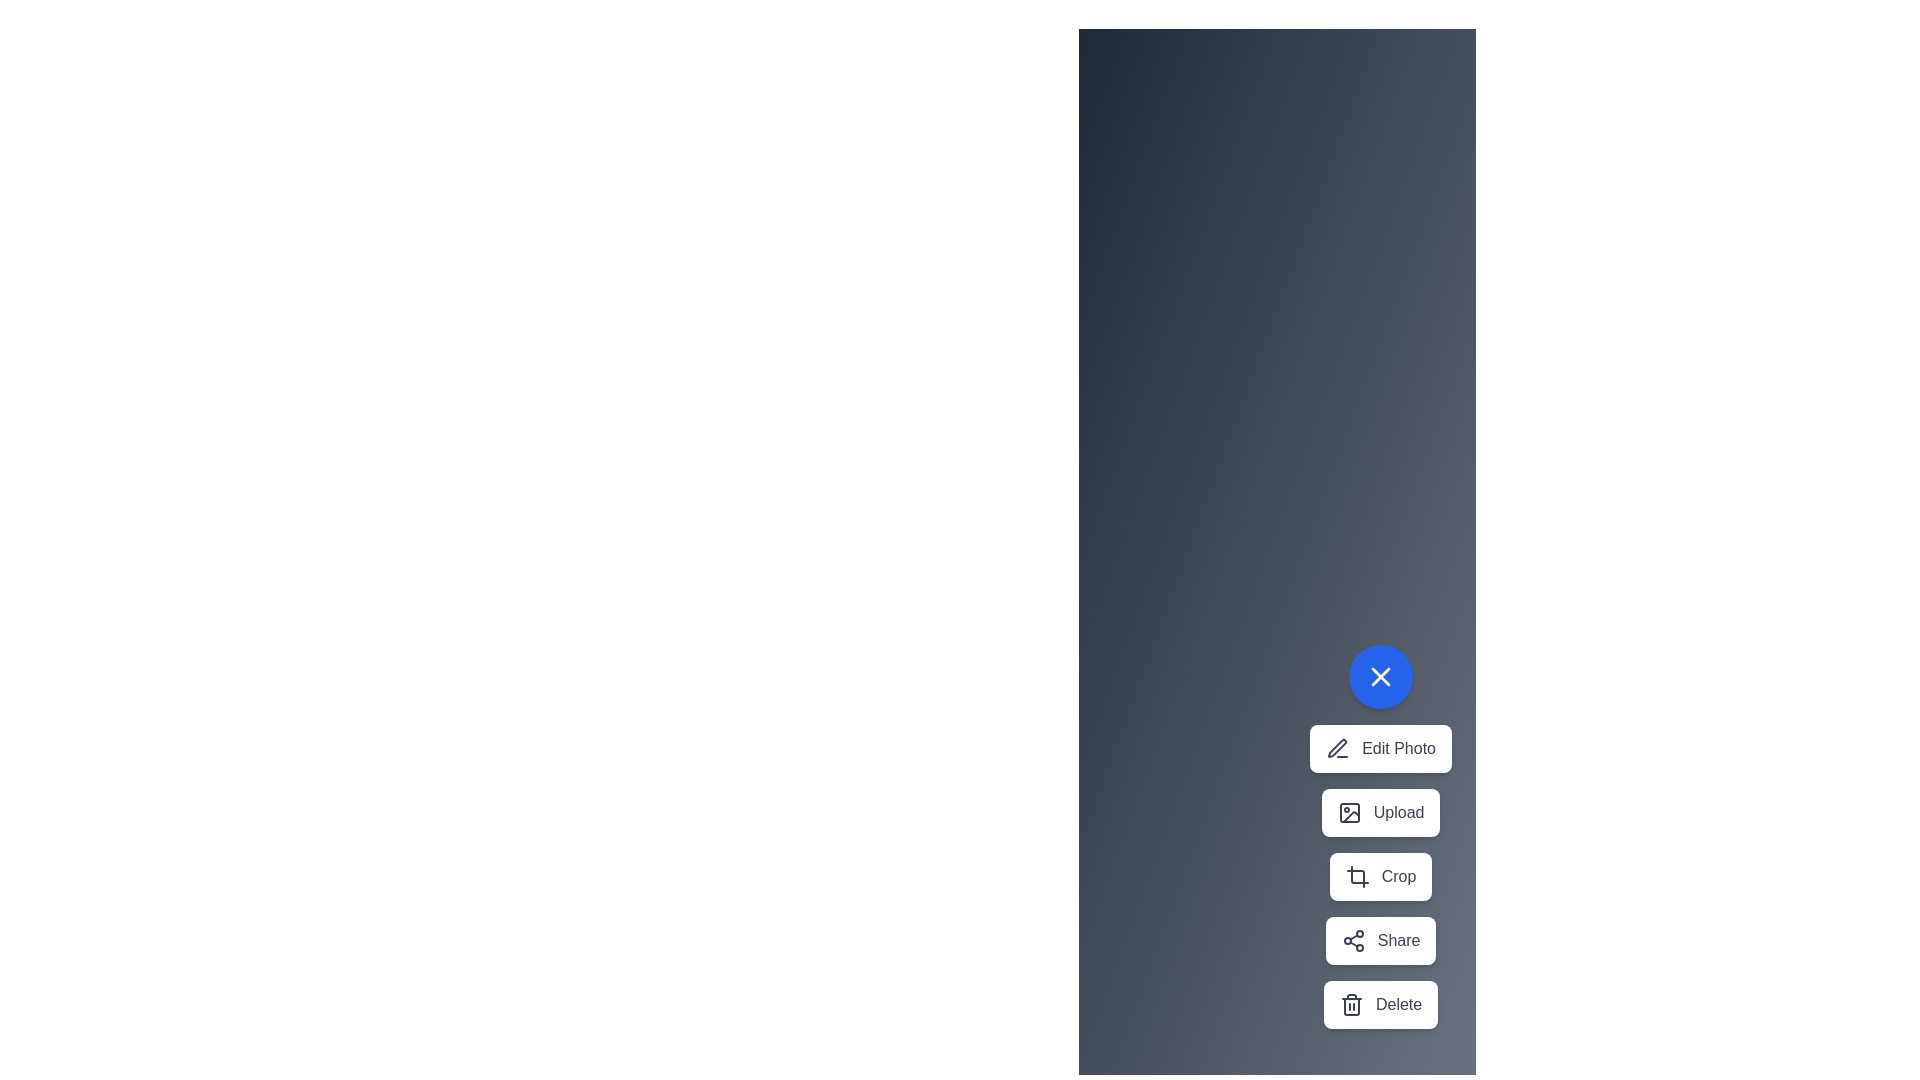  What do you see at coordinates (1380, 941) in the screenshot?
I see `the Share button in the speed dial menu` at bounding box center [1380, 941].